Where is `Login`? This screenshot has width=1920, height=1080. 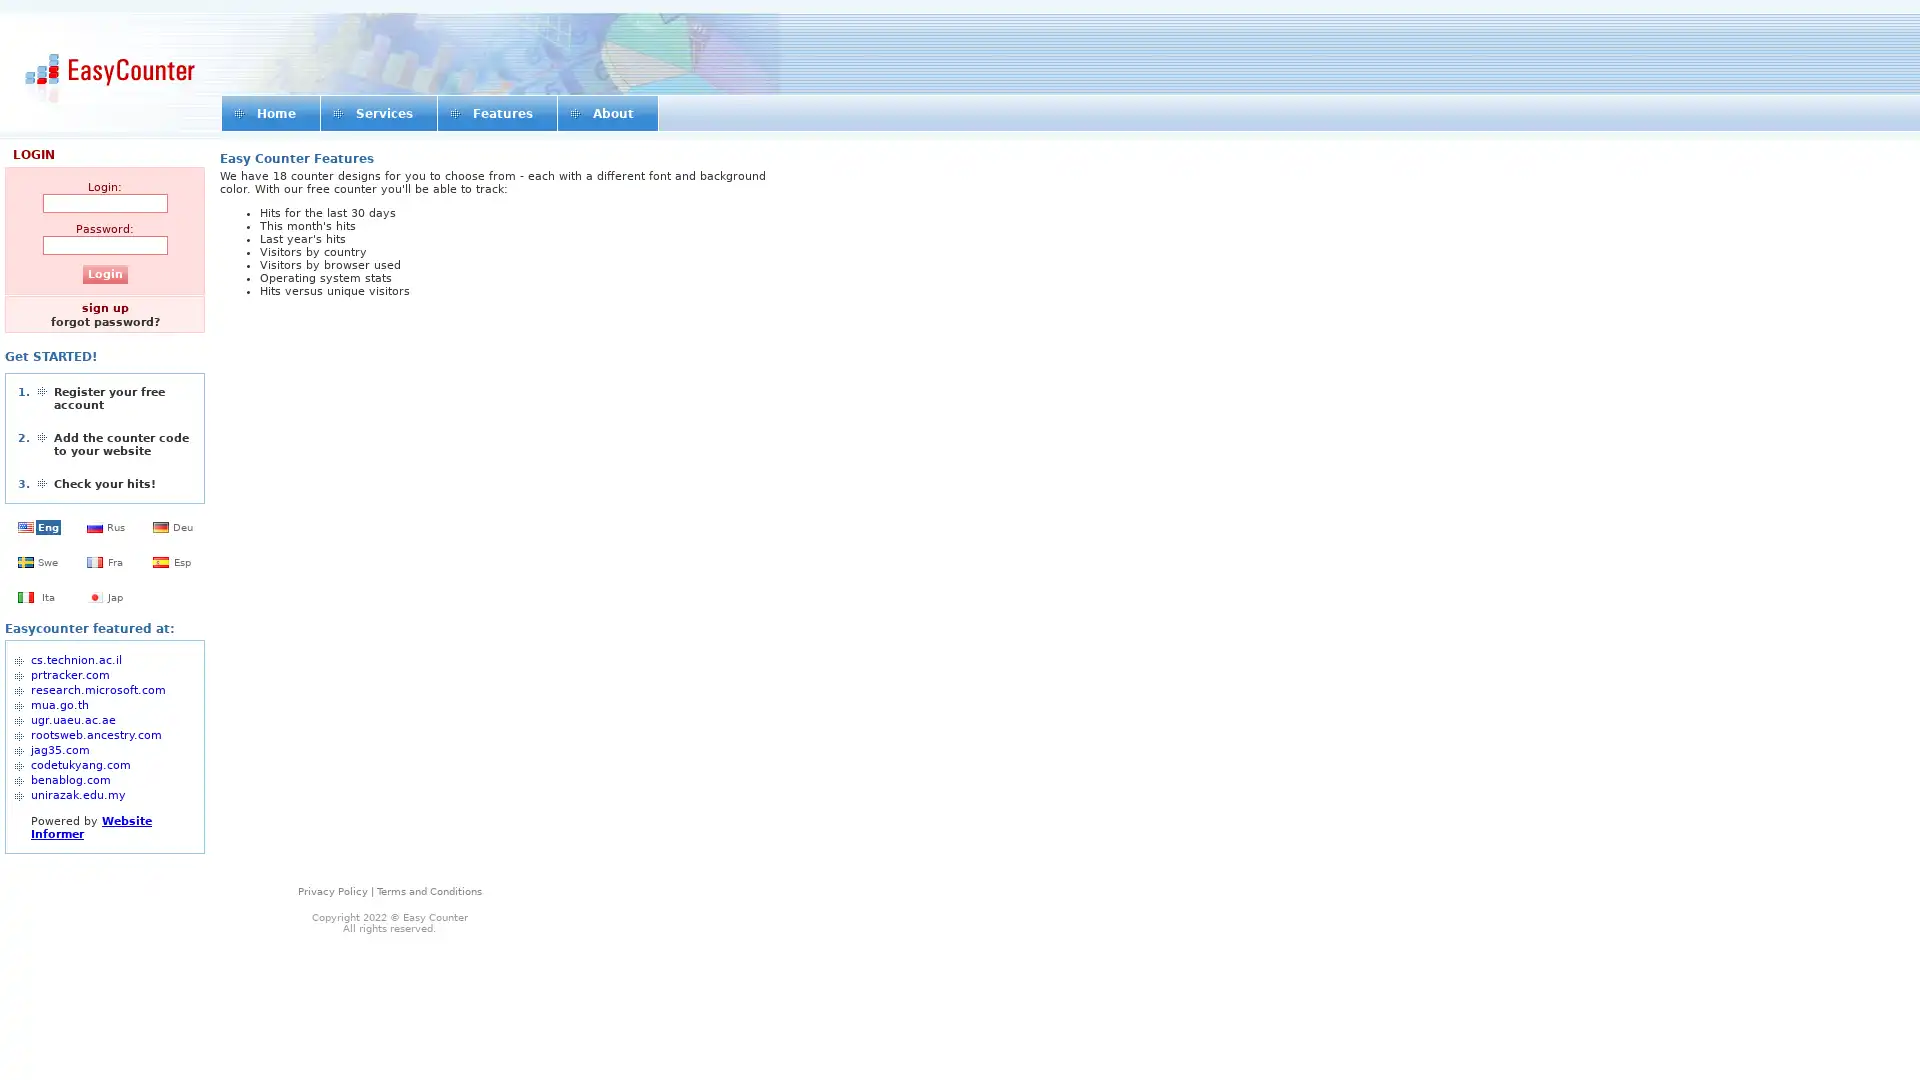 Login is located at coordinates (103, 274).